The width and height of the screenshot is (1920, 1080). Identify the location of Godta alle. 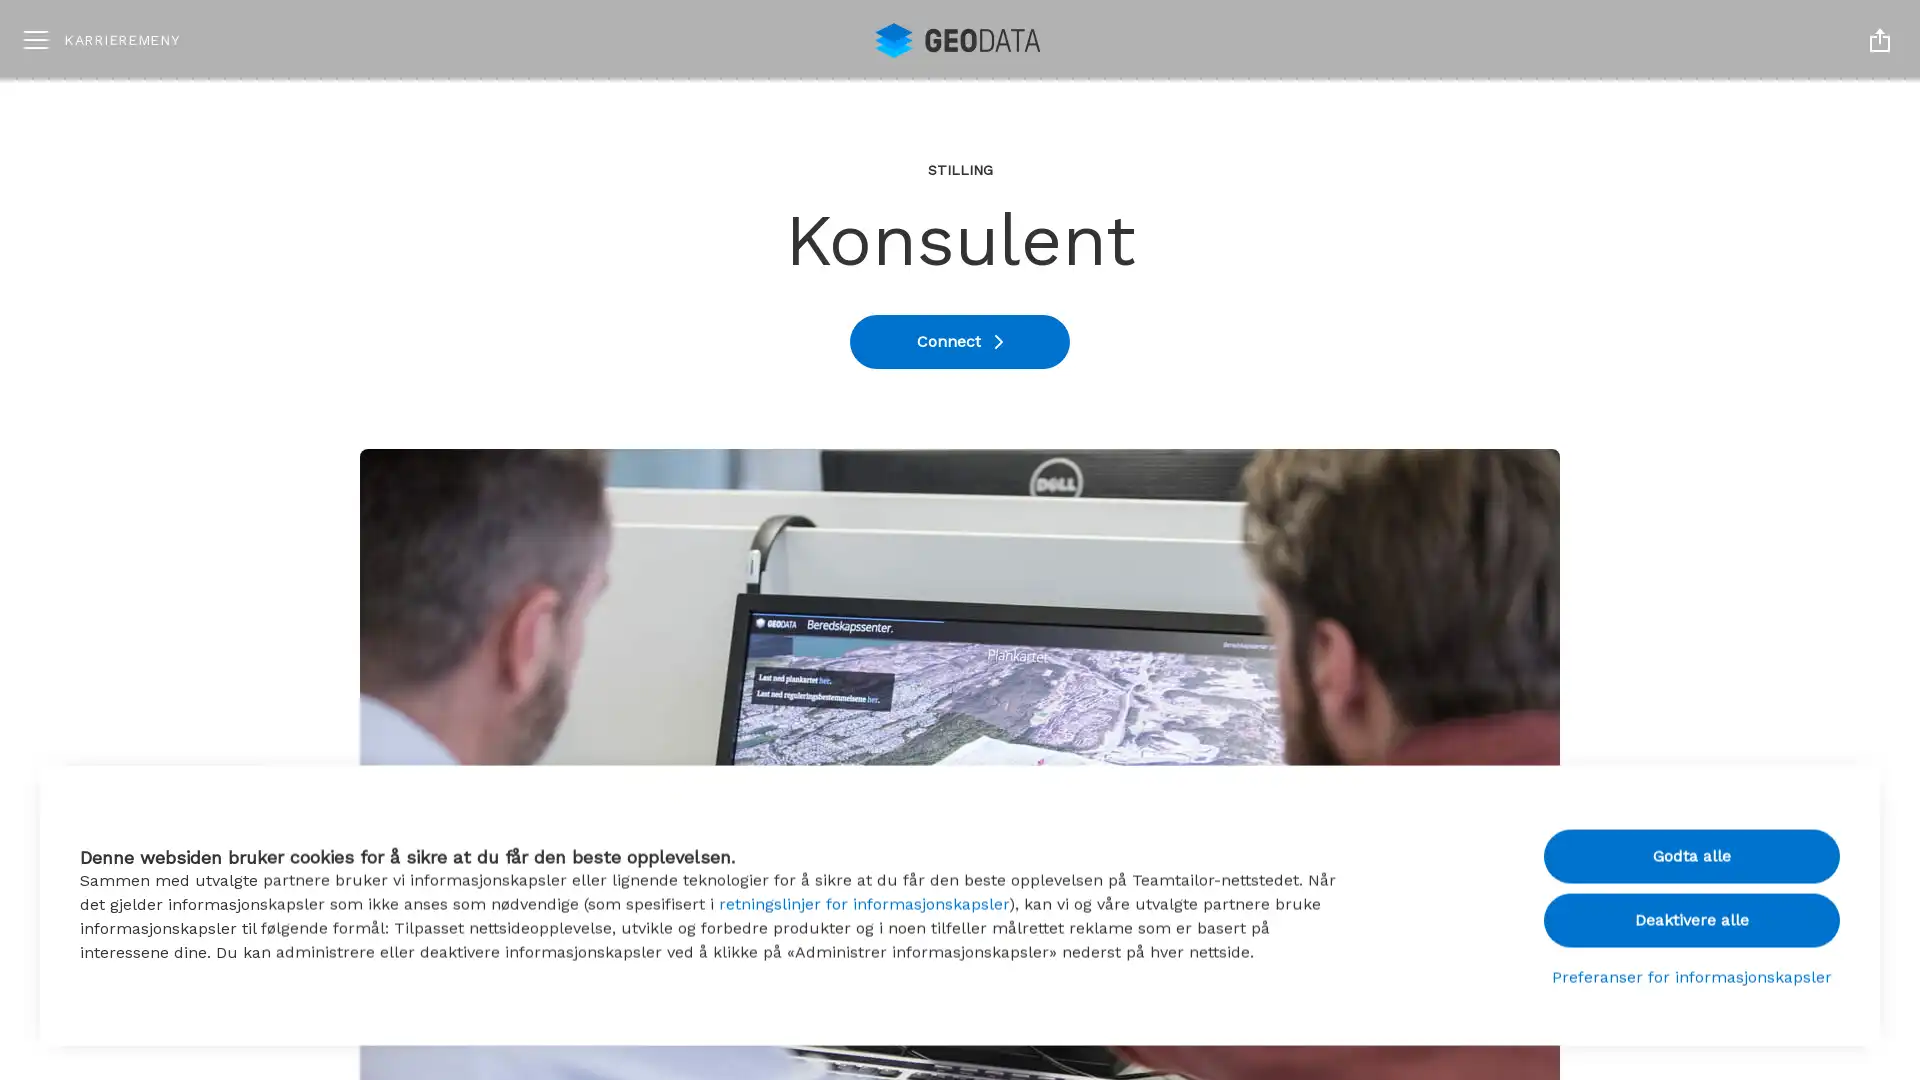
(1691, 851).